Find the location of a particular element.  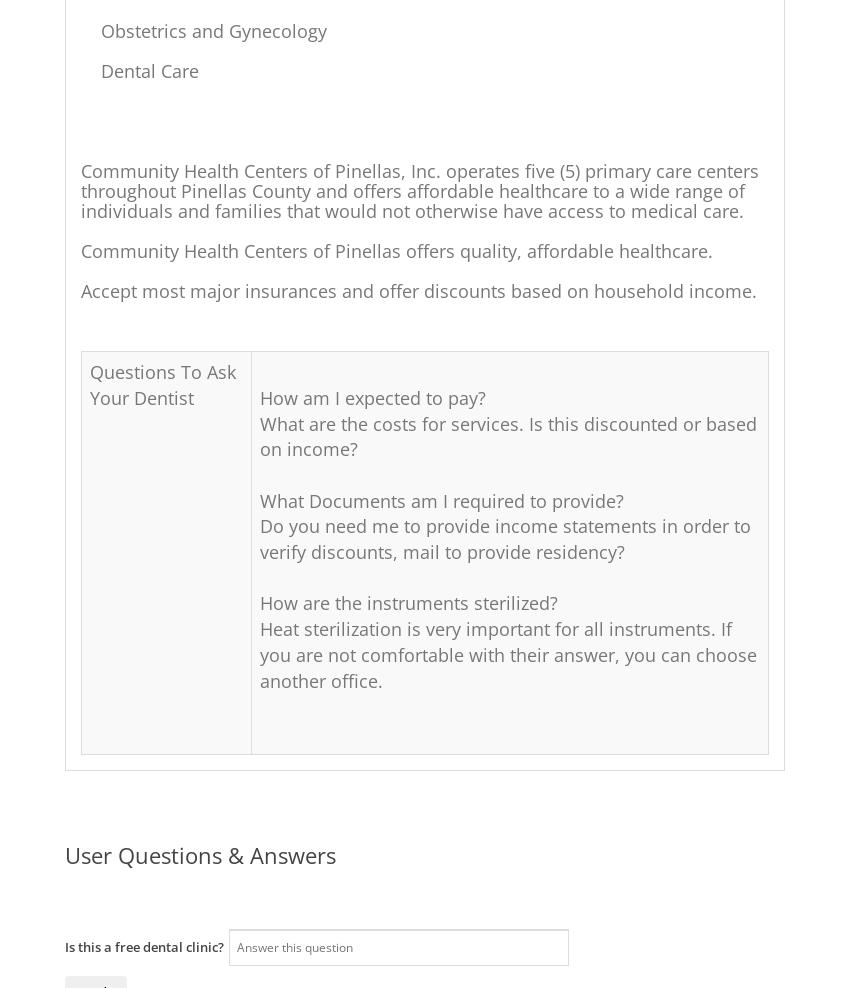

'Do you need me to provide income statements in order to verify discounts, mail to provide residency?' is located at coordinates (504, 537).